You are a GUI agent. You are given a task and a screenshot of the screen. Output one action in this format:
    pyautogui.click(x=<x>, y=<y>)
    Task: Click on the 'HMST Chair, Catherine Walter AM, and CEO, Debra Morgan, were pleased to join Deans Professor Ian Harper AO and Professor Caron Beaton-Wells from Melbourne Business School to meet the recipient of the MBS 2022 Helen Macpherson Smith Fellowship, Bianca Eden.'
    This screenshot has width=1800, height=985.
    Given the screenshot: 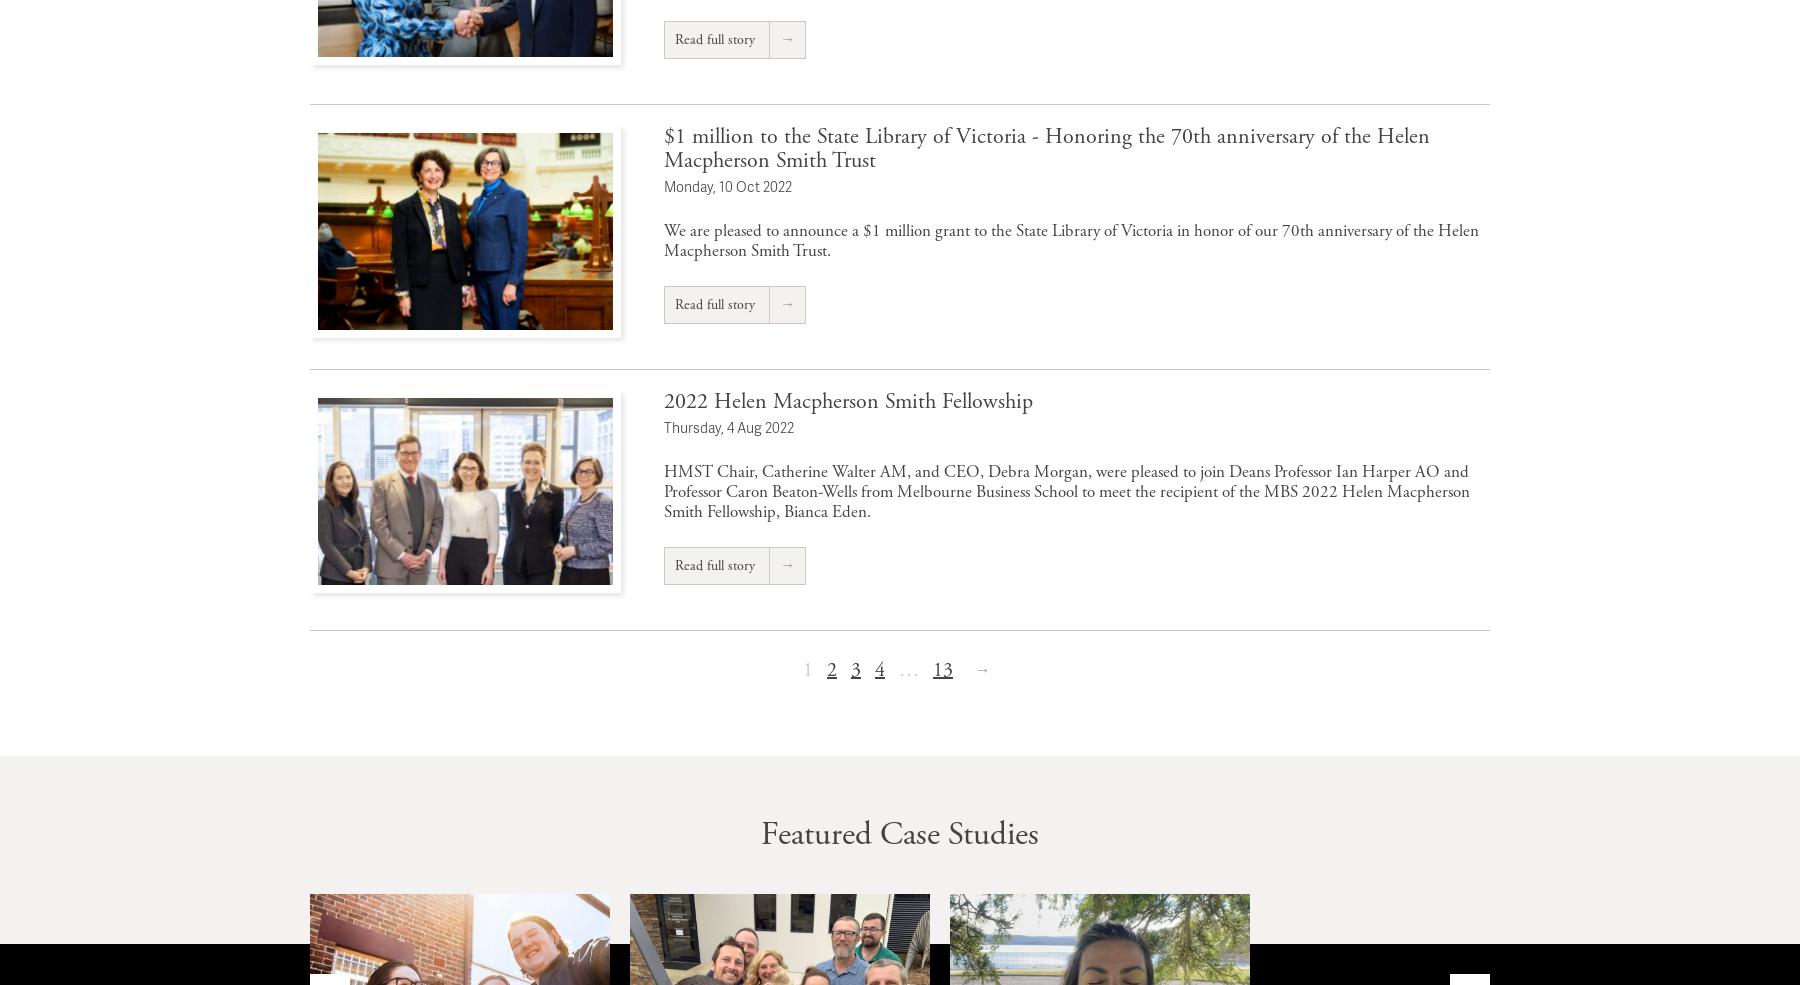 What is the action you would take?
    pyautogui.click(x=1067, y=490)
    